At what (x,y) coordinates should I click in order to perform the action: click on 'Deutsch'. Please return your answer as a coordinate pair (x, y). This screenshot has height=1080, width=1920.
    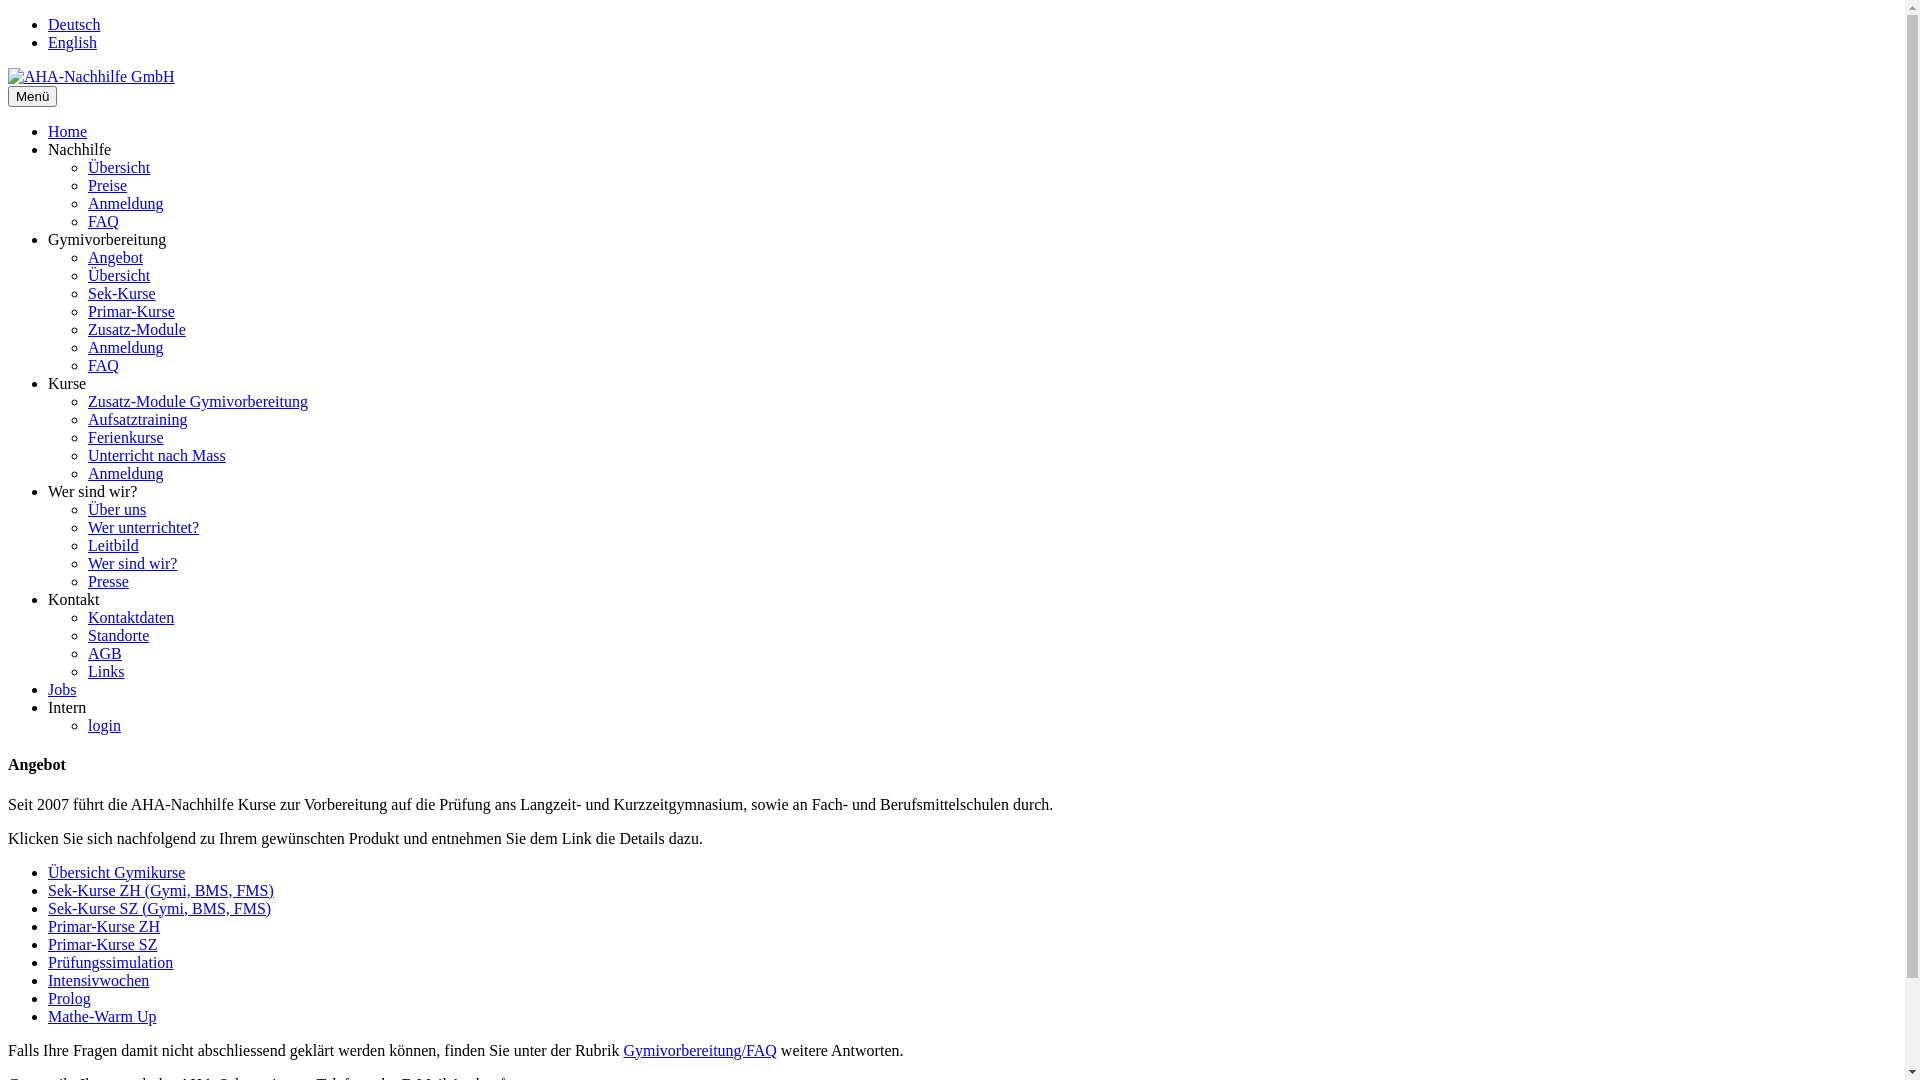
    Looking at the image, I should click on (73, 24).